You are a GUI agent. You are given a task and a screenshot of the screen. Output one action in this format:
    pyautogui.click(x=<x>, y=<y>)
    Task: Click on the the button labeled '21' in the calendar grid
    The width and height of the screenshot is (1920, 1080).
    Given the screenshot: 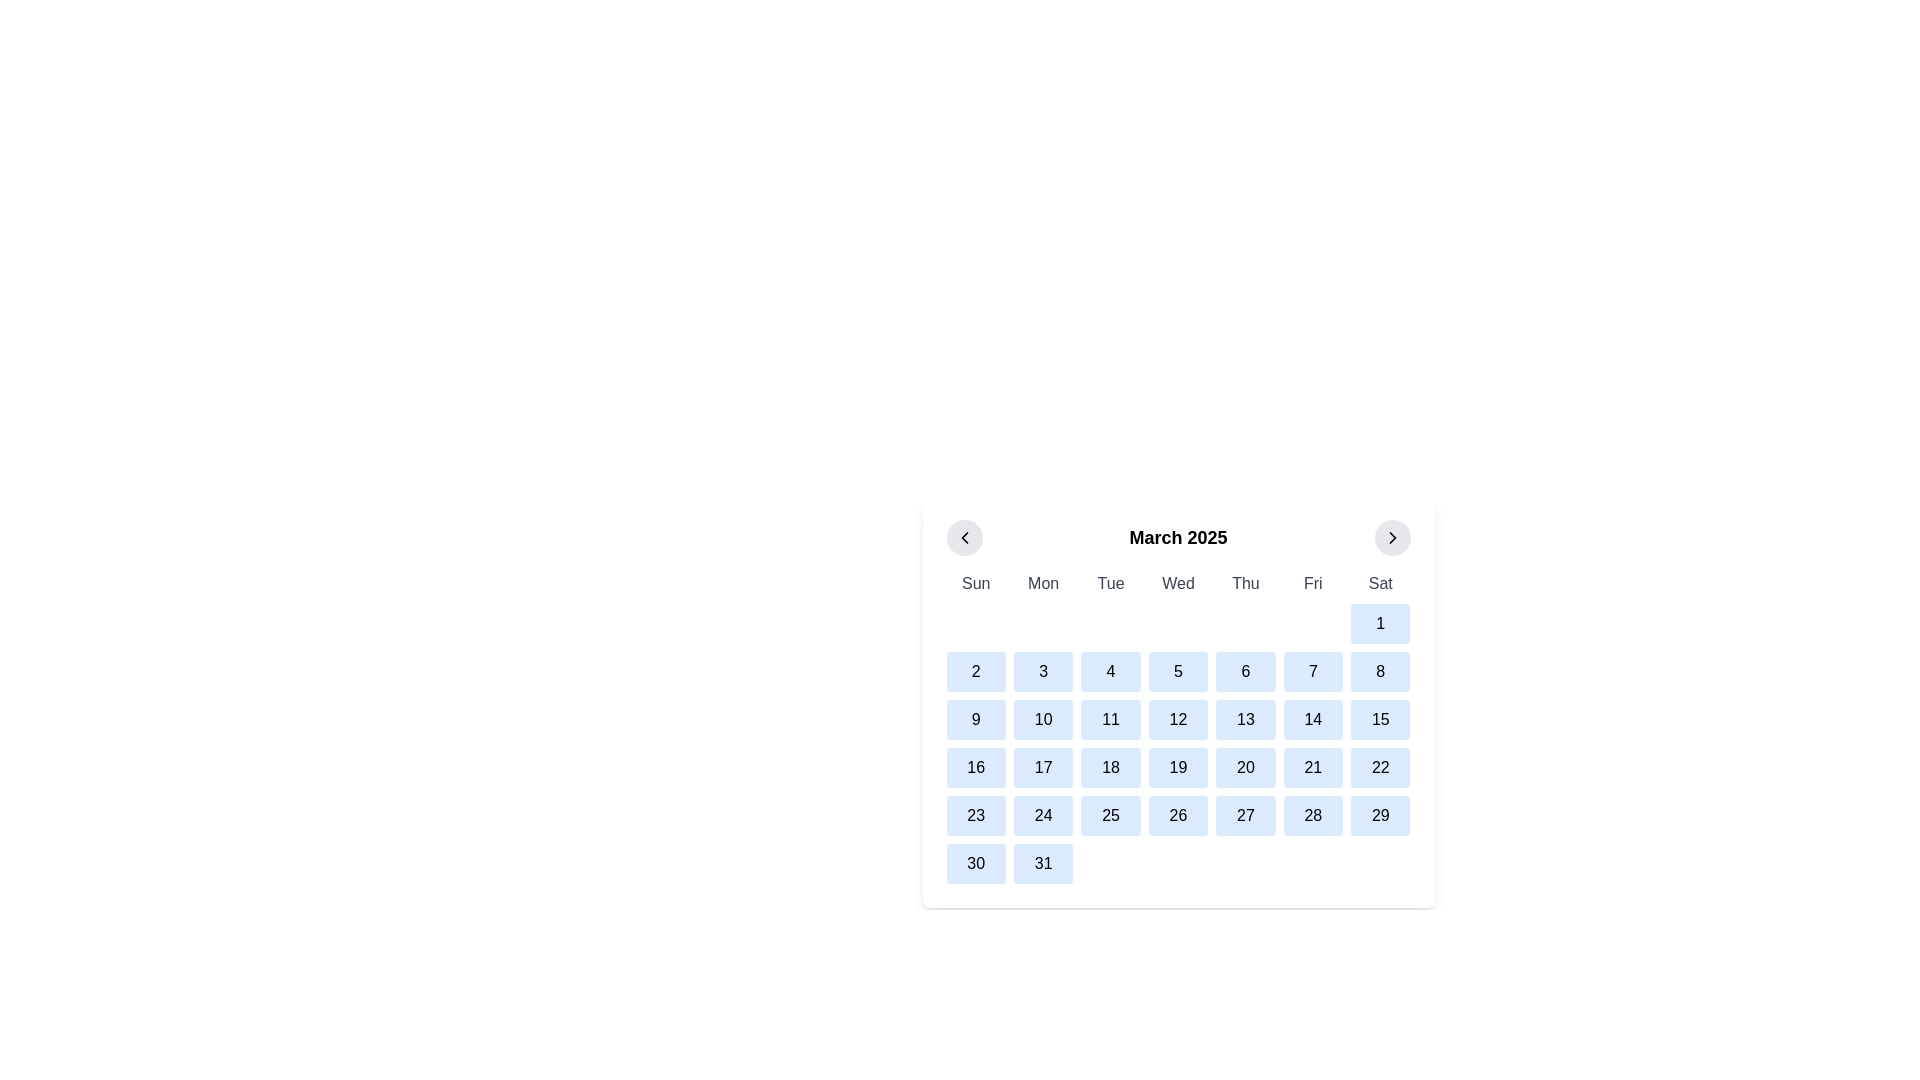 What is the action you would take?
    pyautogui.click(x=1313, y=766)
    